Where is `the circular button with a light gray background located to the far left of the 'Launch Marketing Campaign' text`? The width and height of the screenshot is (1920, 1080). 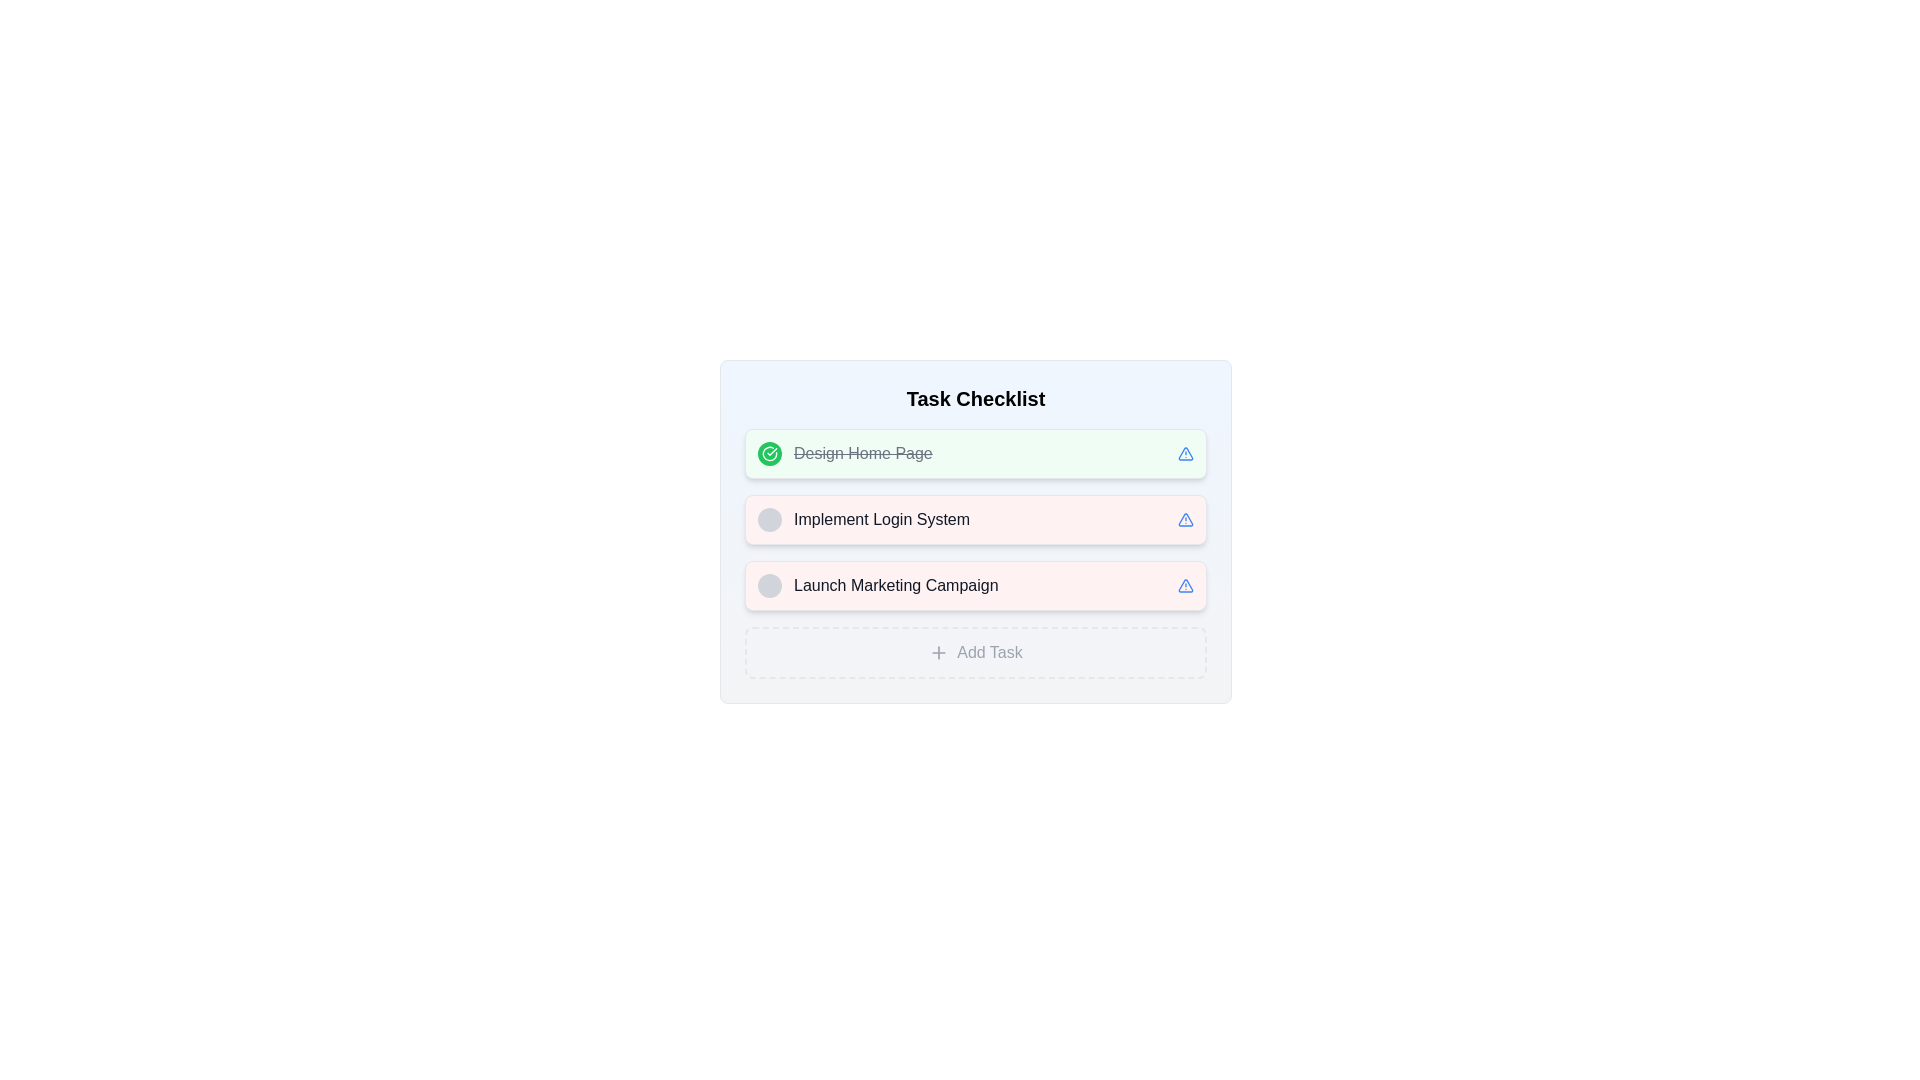
the circular button with a light gray background located to the far left of the 'Launch Marketing Campaign' text is located at coordinates (768, 585).